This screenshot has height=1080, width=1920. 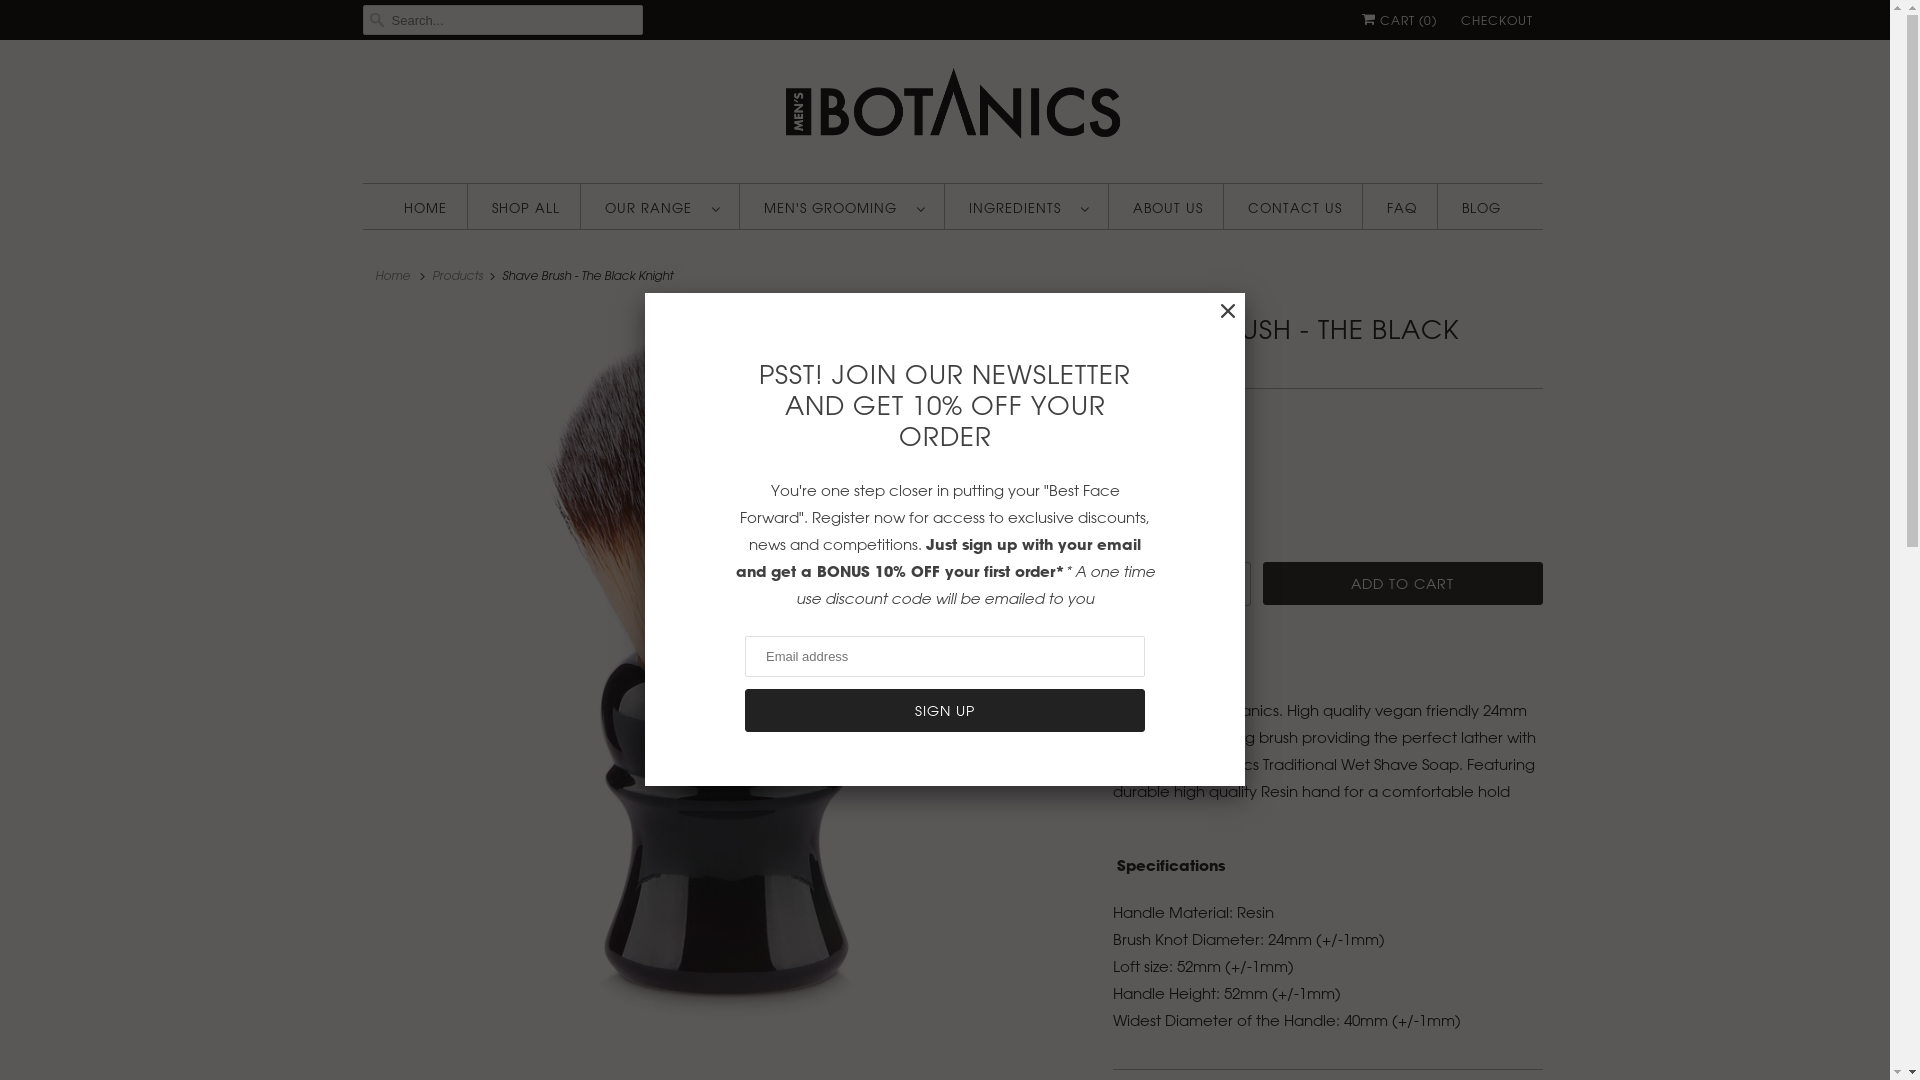 What do you see at coordinates (424, 207) in the screenshot?
I see `'HOME'` at bounding box center [424, 207].